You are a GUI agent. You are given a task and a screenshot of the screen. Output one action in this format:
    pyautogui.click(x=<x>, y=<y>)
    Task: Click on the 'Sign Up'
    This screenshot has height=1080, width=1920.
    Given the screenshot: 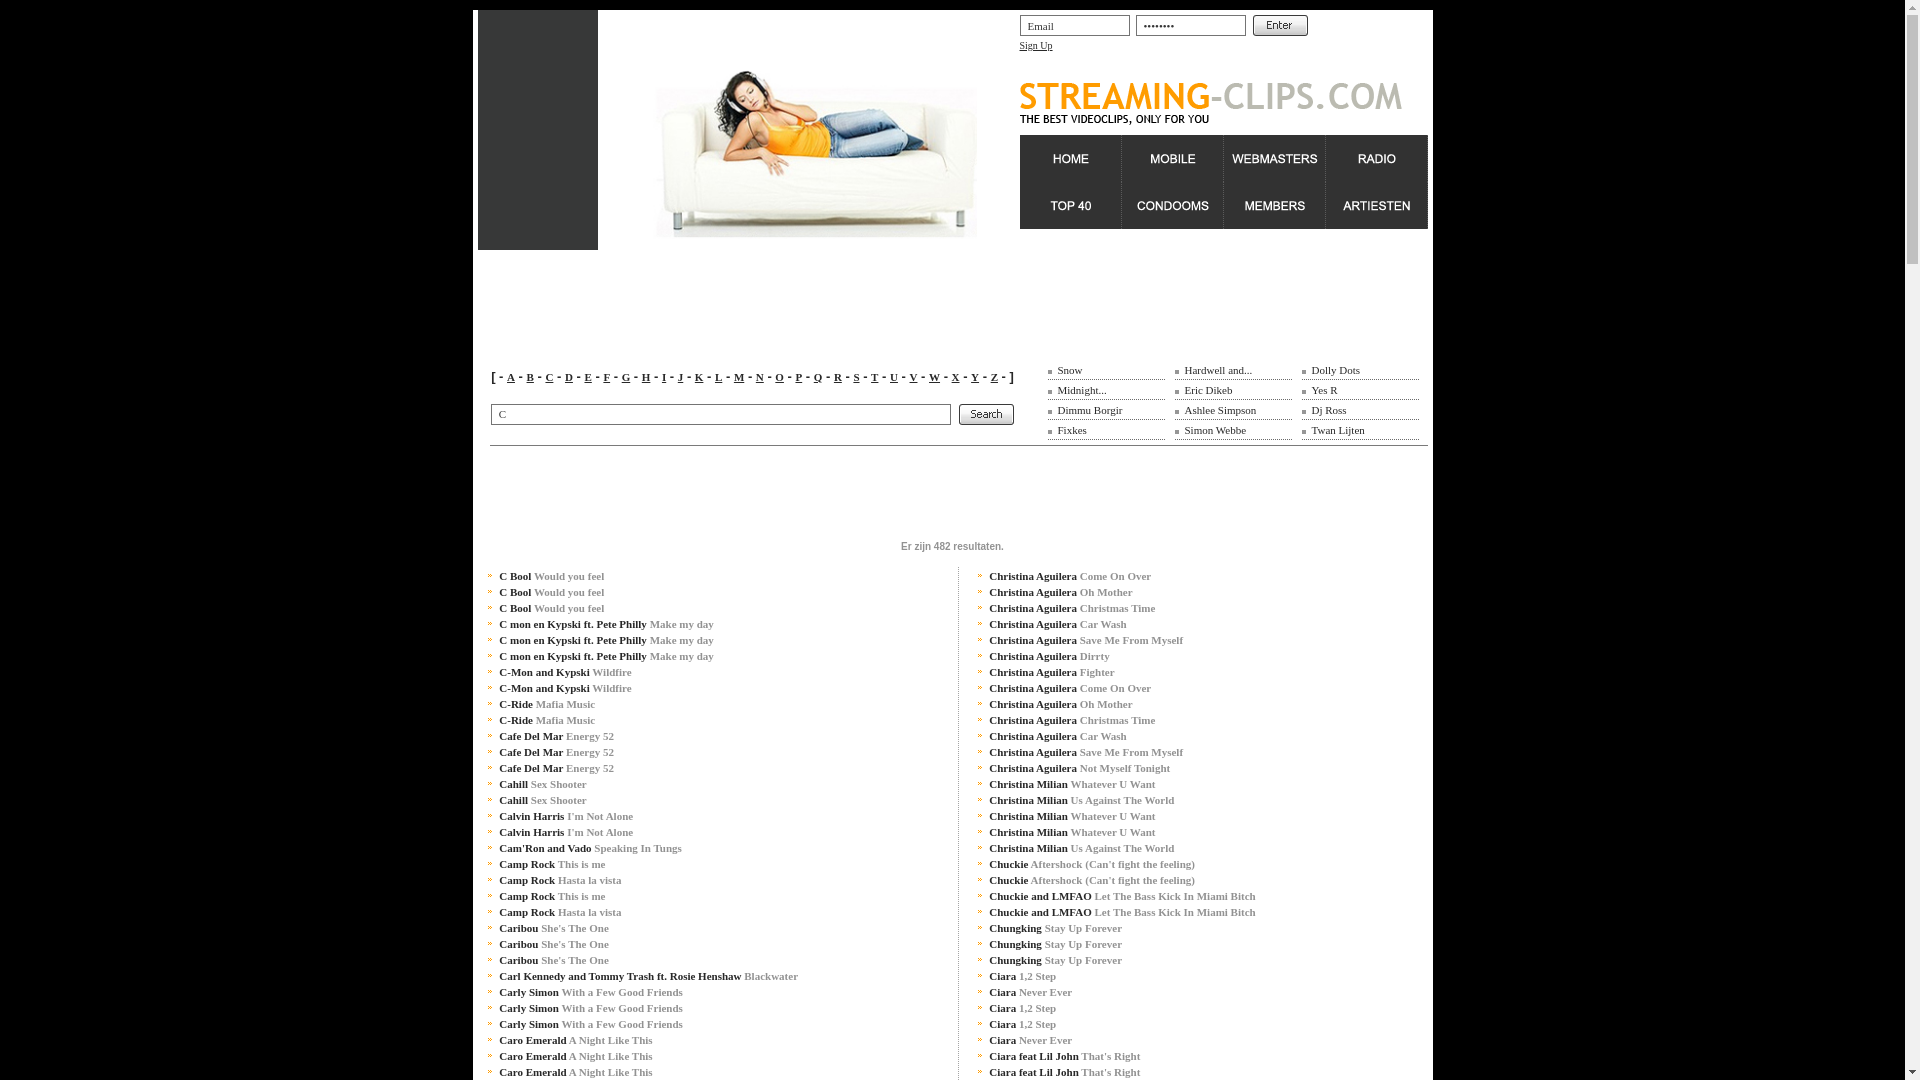 What is the action you would take?
    pyautogui.click(x=1036, y=45)
    